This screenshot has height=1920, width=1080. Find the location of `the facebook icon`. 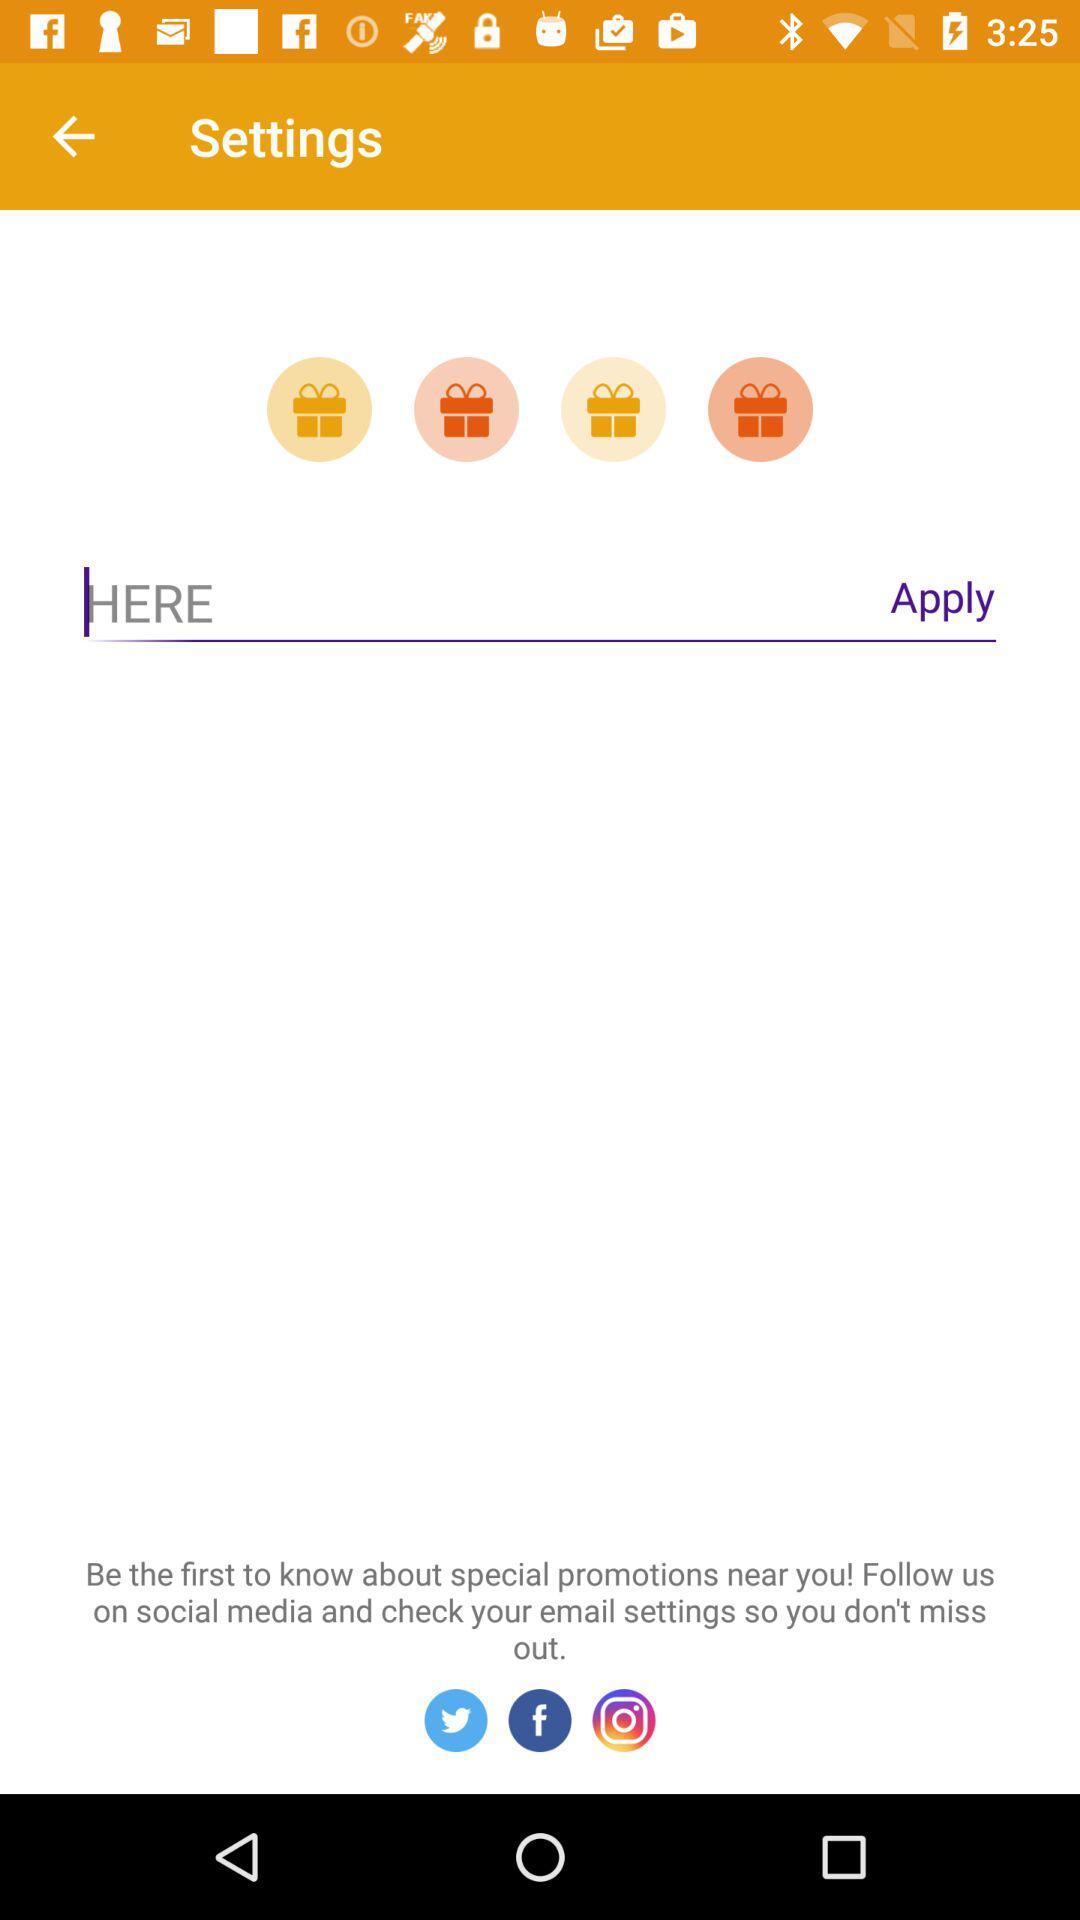

the facebook icon is located at coordinates (540, 1719).